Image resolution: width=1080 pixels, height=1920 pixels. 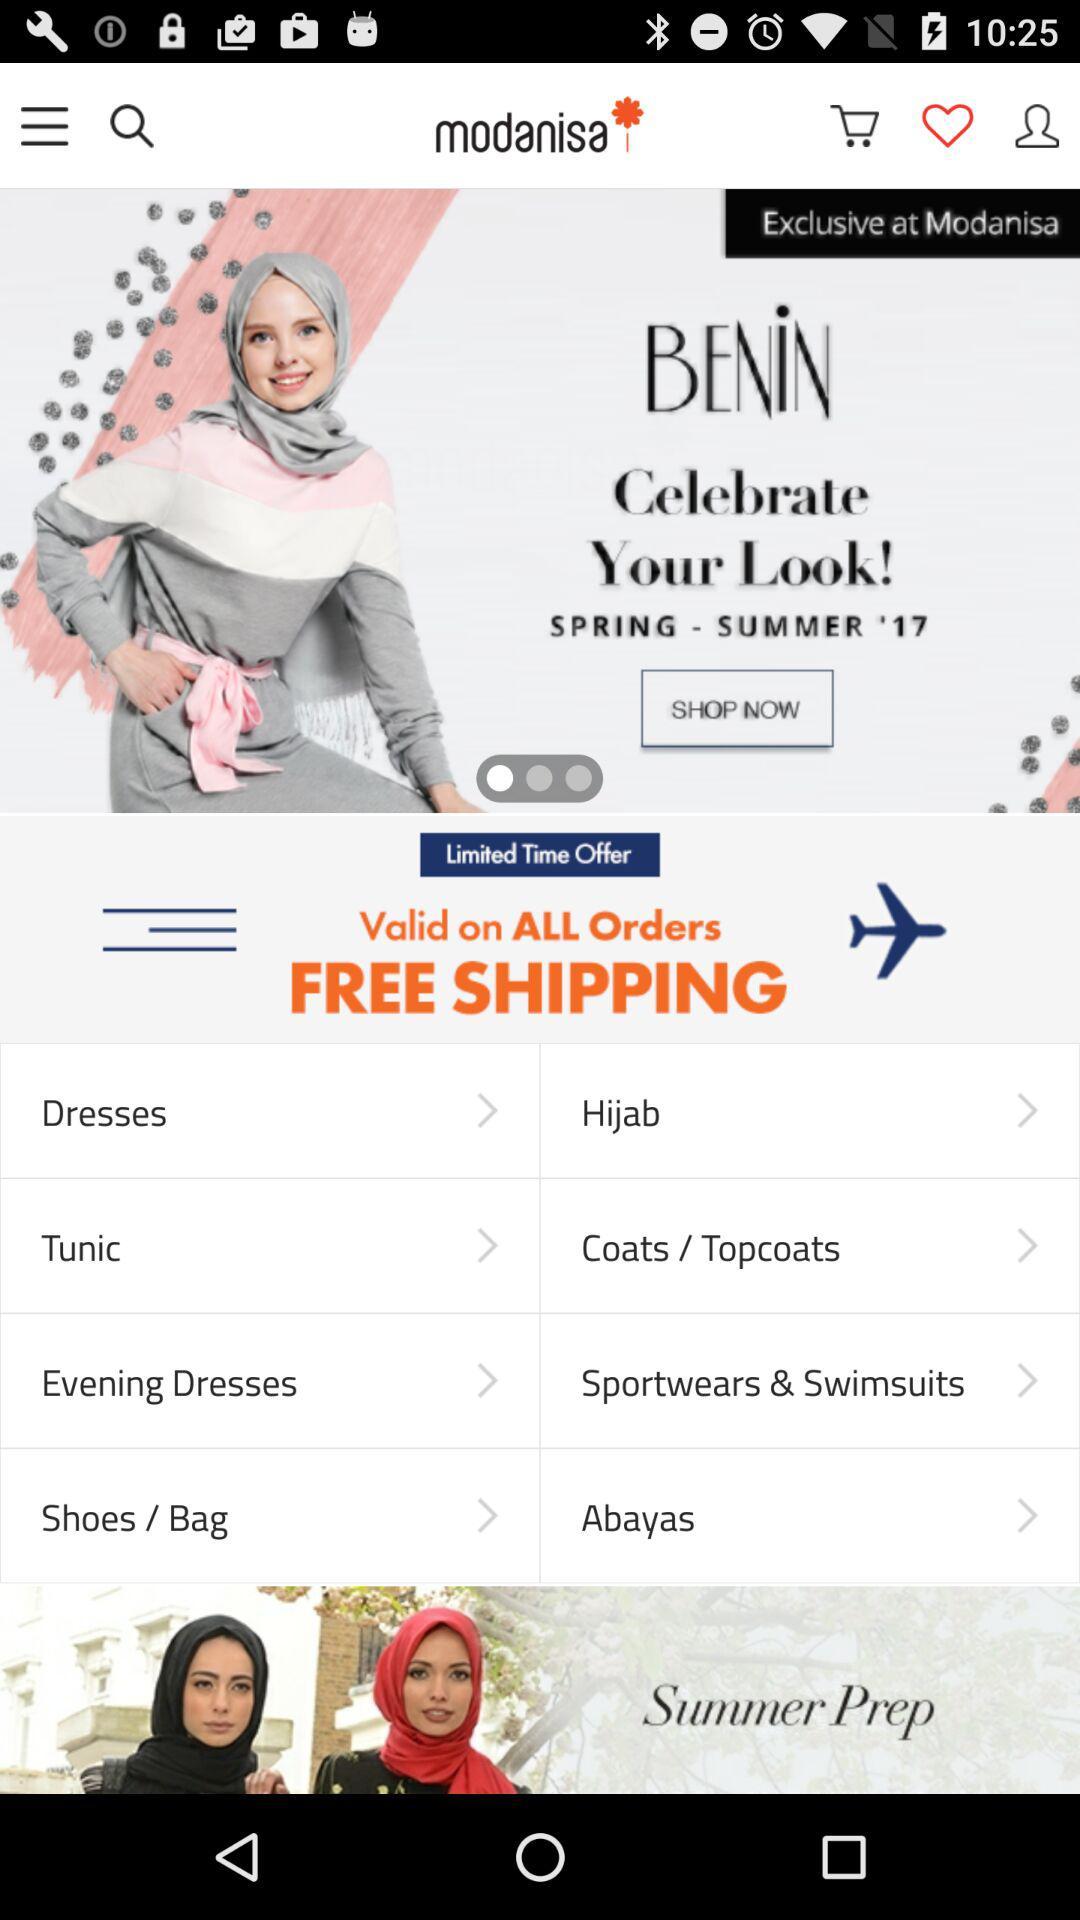 I want to click on shopping cart, so click(x=854, y=124).